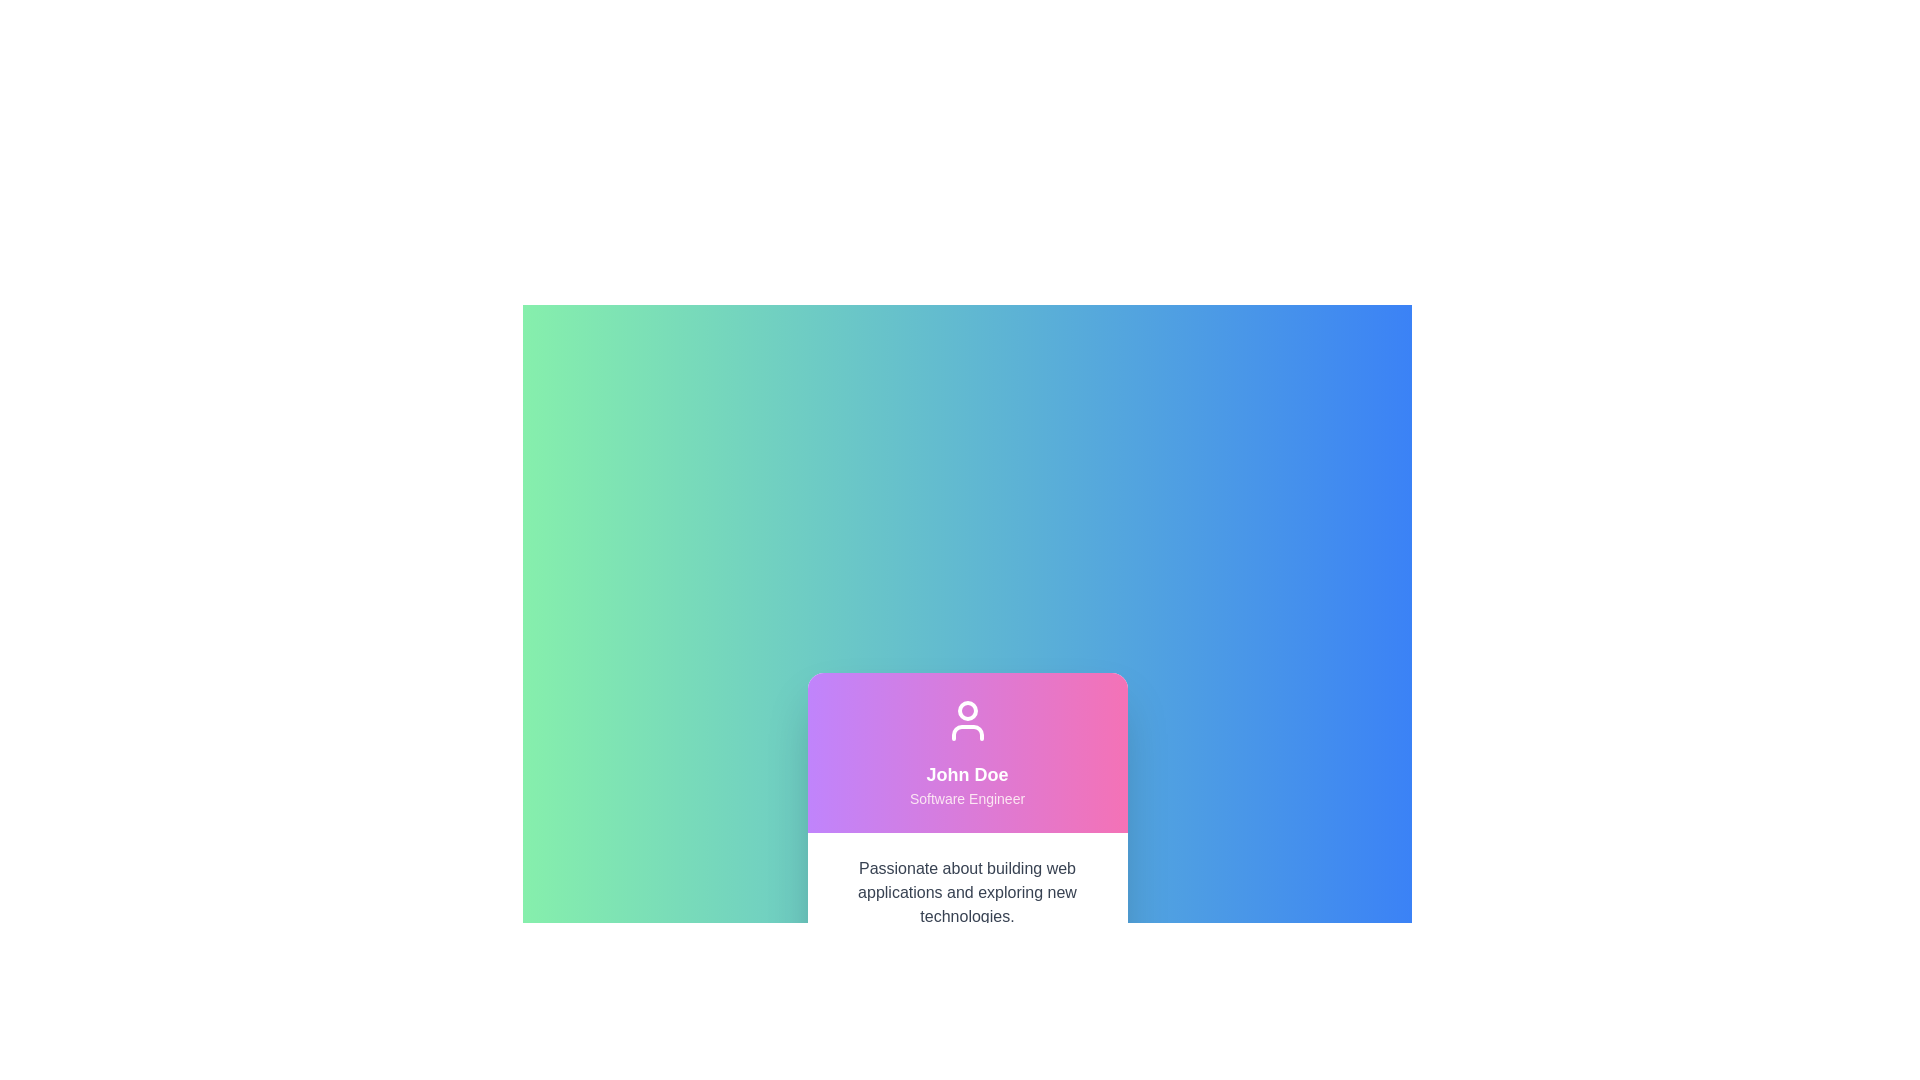 The height and width of the screenshot is (1080, 1920). What do you see at coordinates (967, 797) in the screenshot?
I see `the Text Label indicating the professional title or role of the individual, located directly below the name 'John Doe' and centered within the background card` at bounding box center [967, 797].